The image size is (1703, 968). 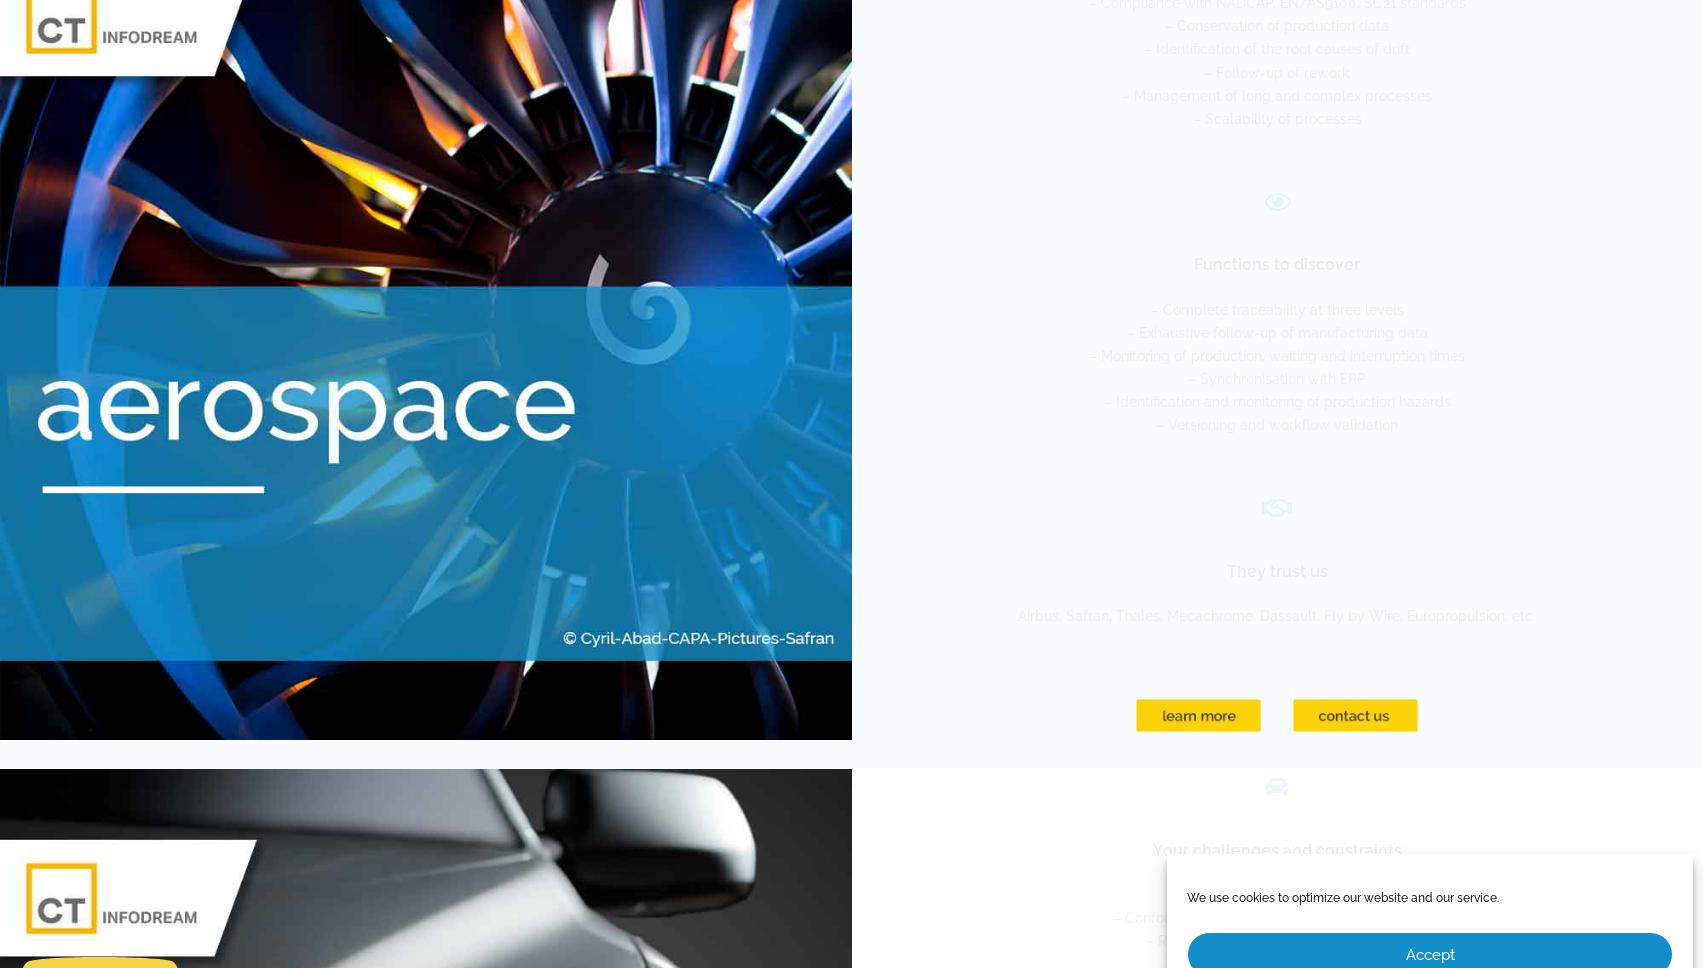 I want to click on '– Exhaustive follow-up of manufacturing data', so click(x=1275, y=332).